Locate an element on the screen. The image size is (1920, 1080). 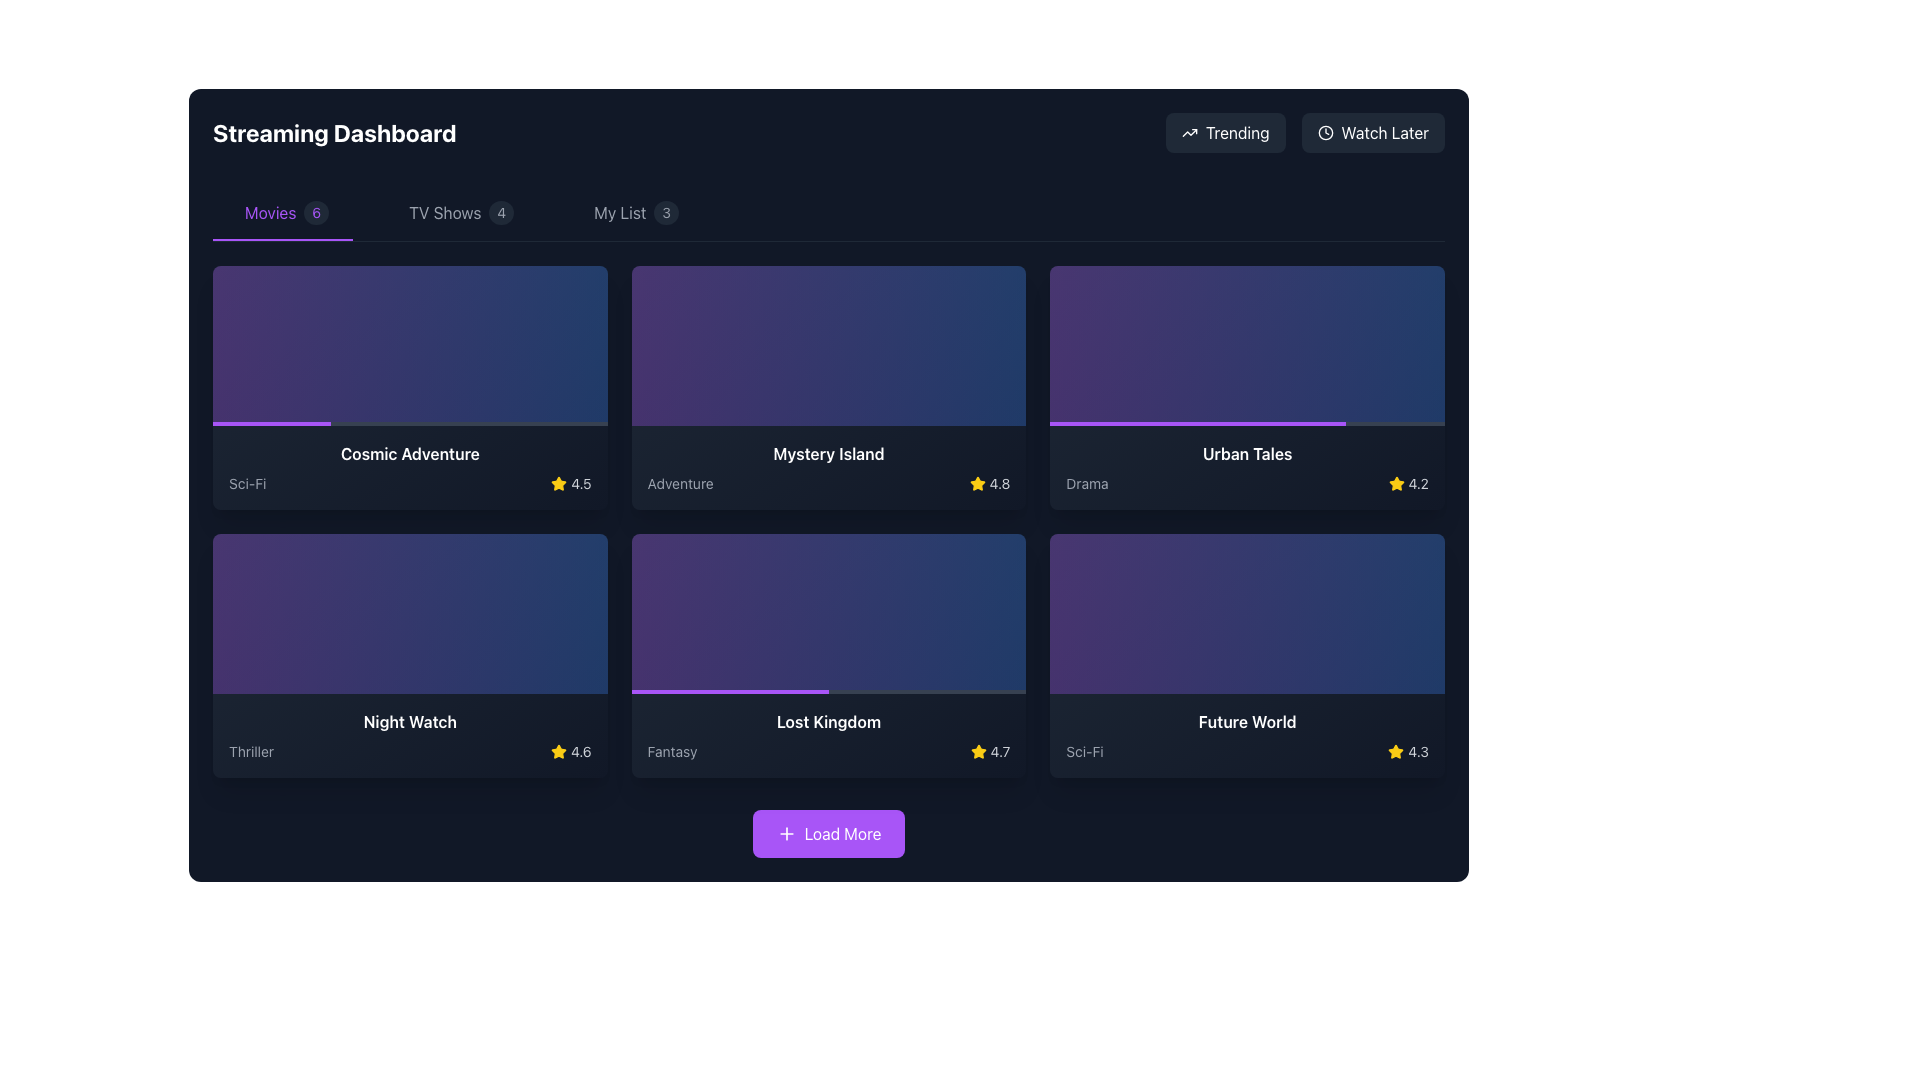
the numerical text '4.7' styled in a small gray font, located in the bottom-right corner of the 'Lost Kingdom' card, adjacent to a yellow star icon is located at coordinates (1000, 752).